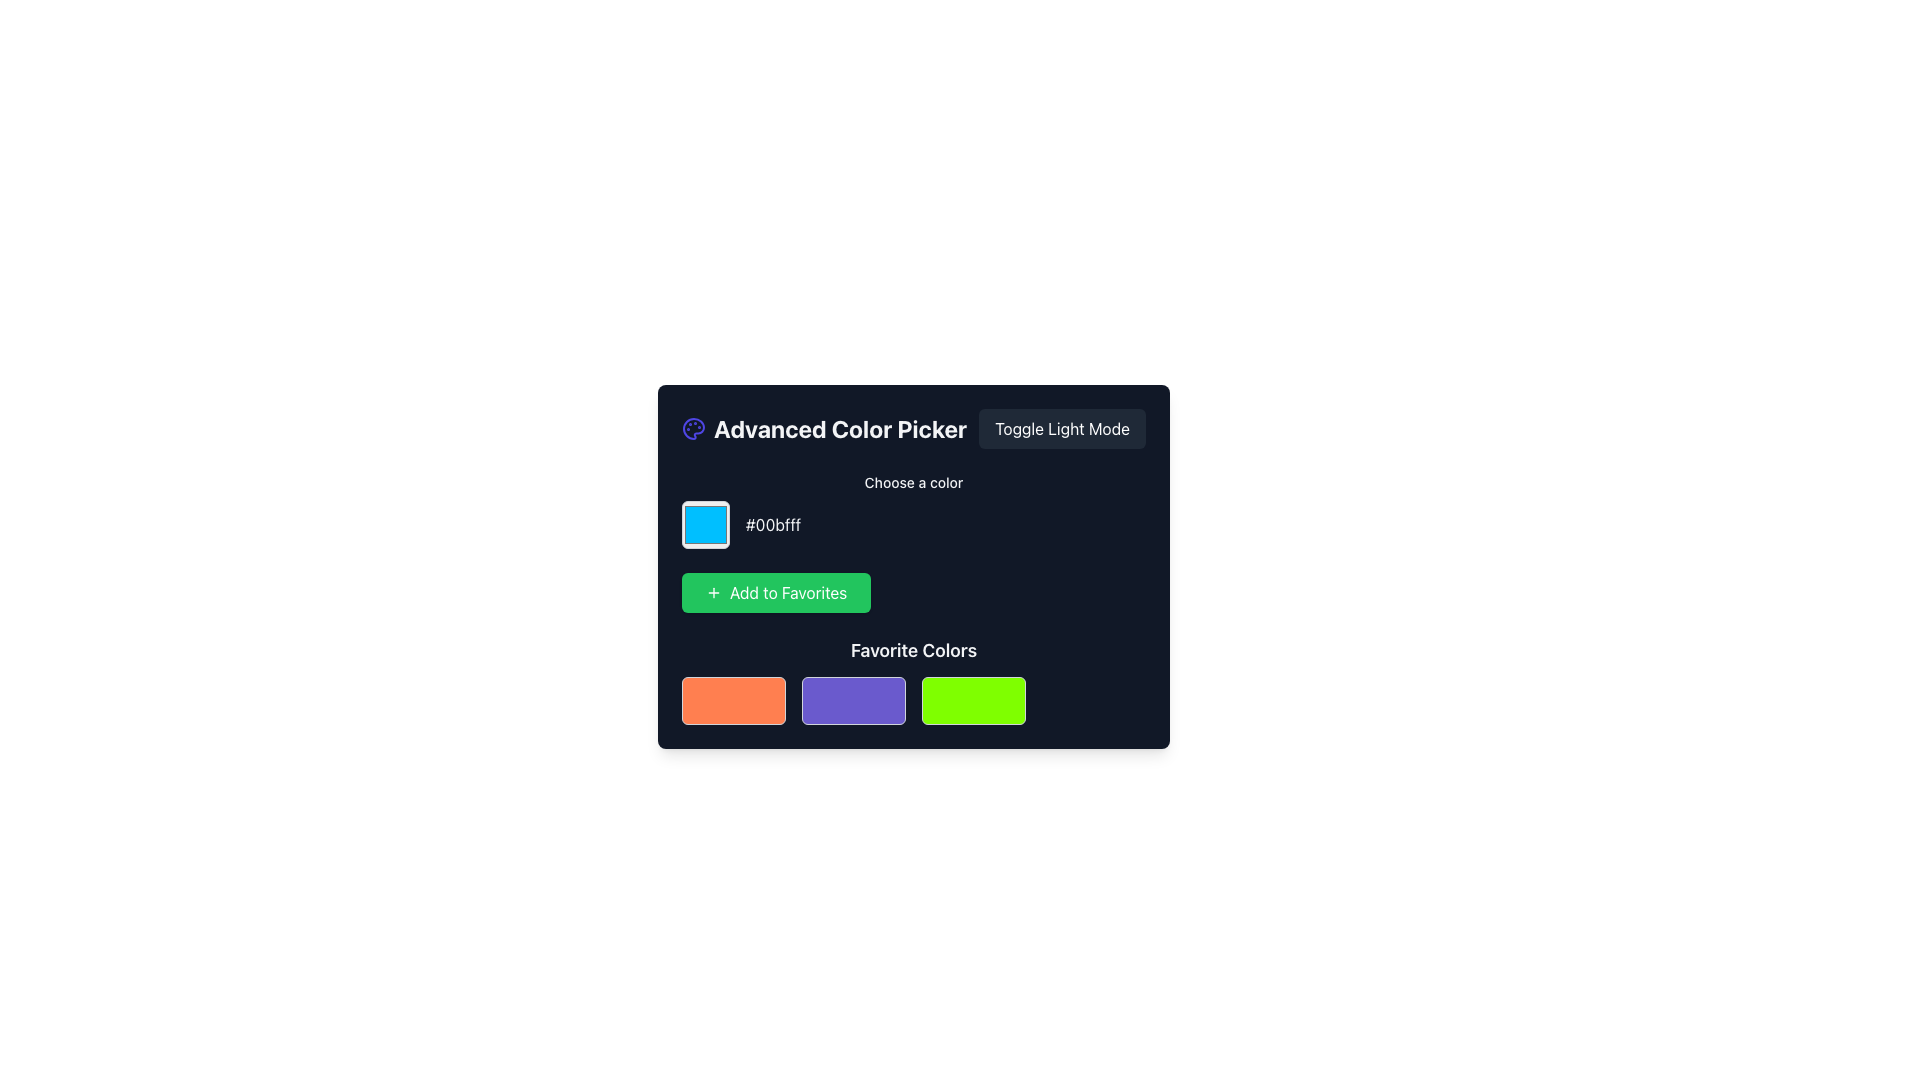  Describe the element at coordinates (705, 523) in the screenshot. I see `the solid blue color picker input box with rounded borders` at that location.